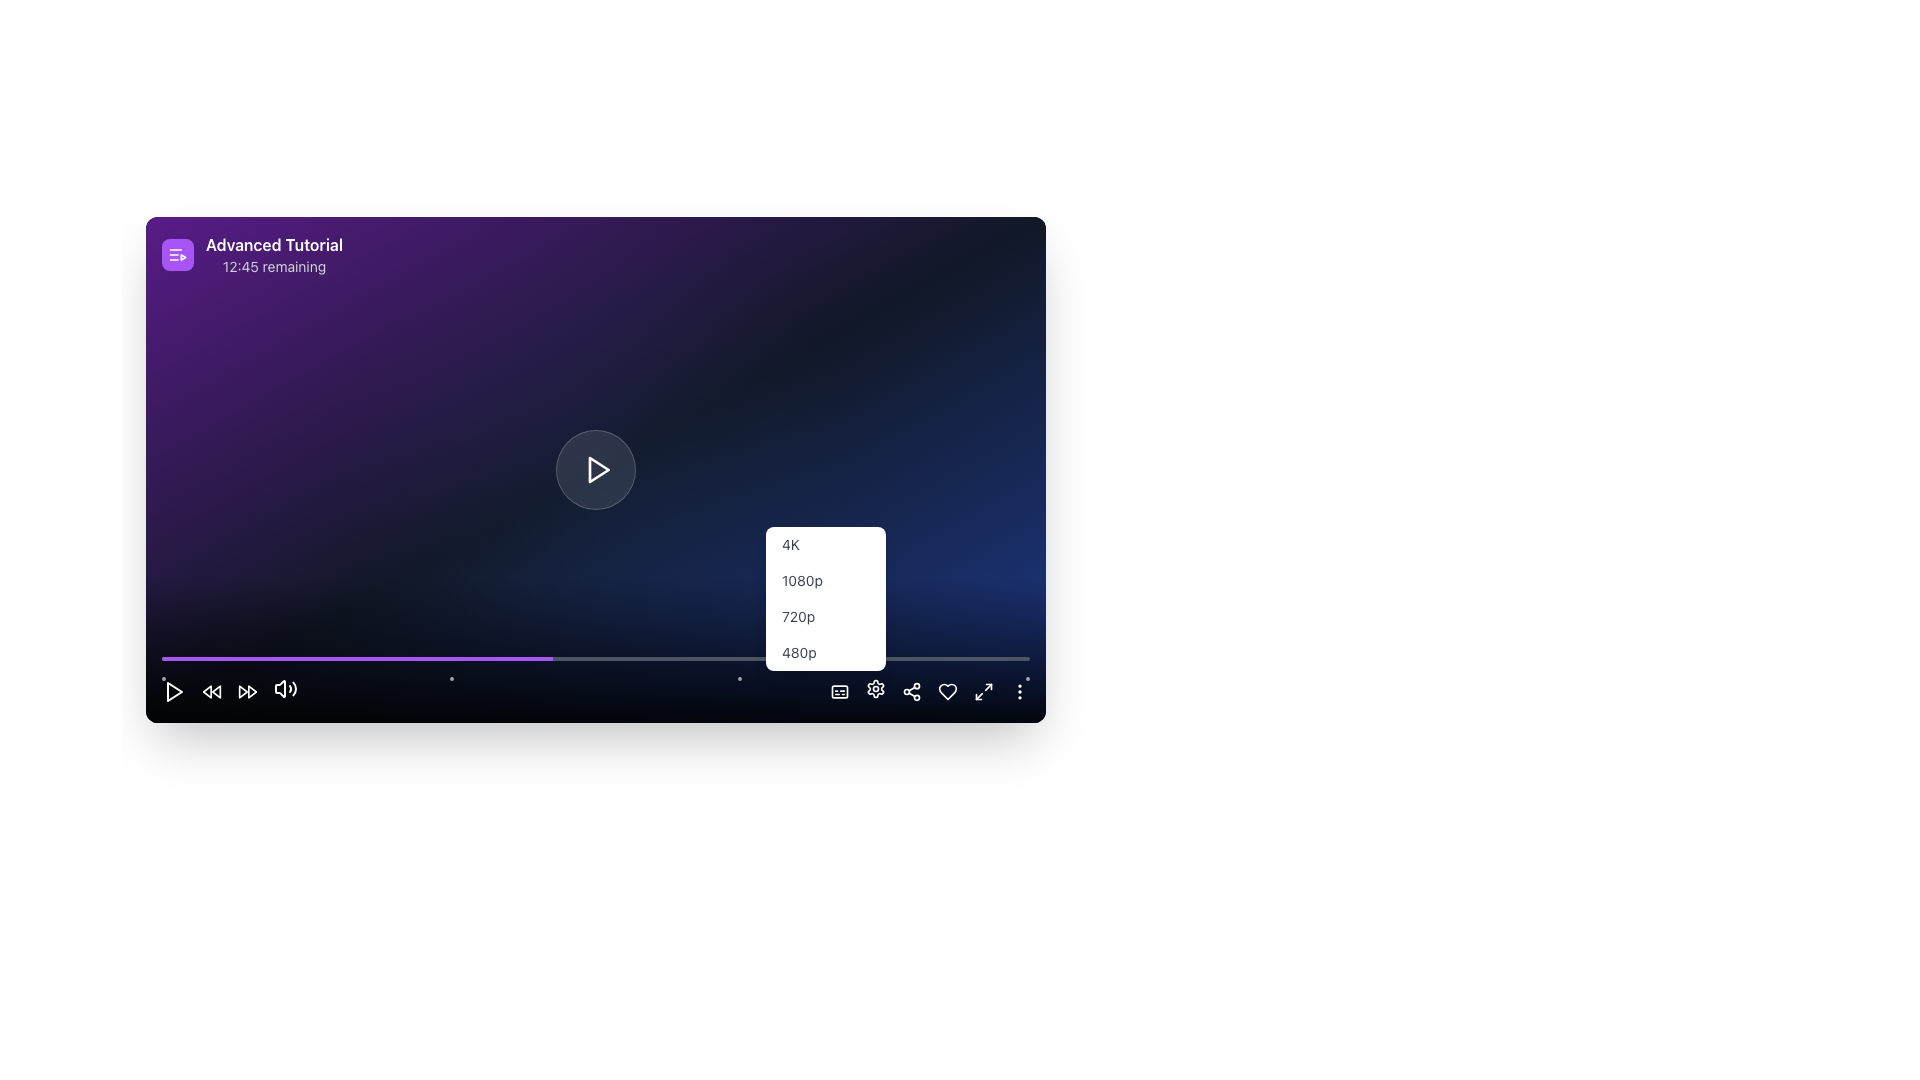 The image size is (1920, 1080). What do you see at coordinates (174, 690) in the screenshot?
I see `the play icon located at the bottom center of the video player interface` at bounding box center [174, 690].